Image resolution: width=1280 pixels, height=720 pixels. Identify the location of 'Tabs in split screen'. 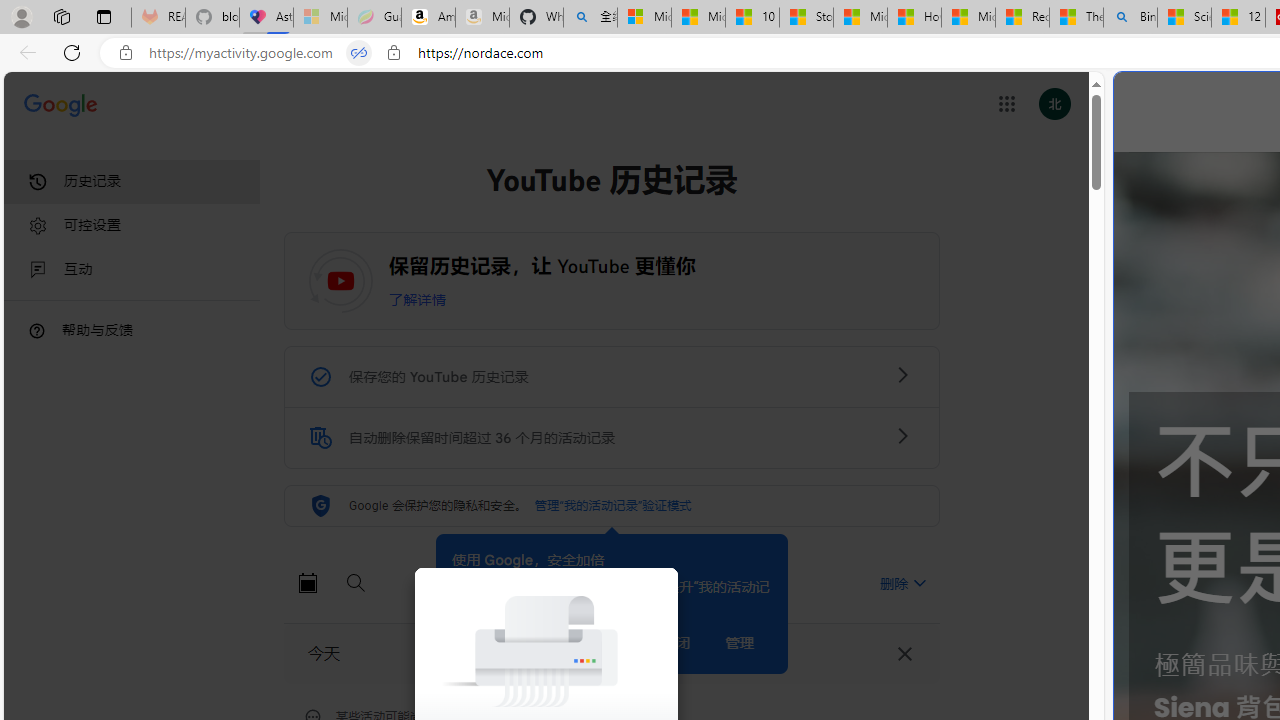
(359, 52).